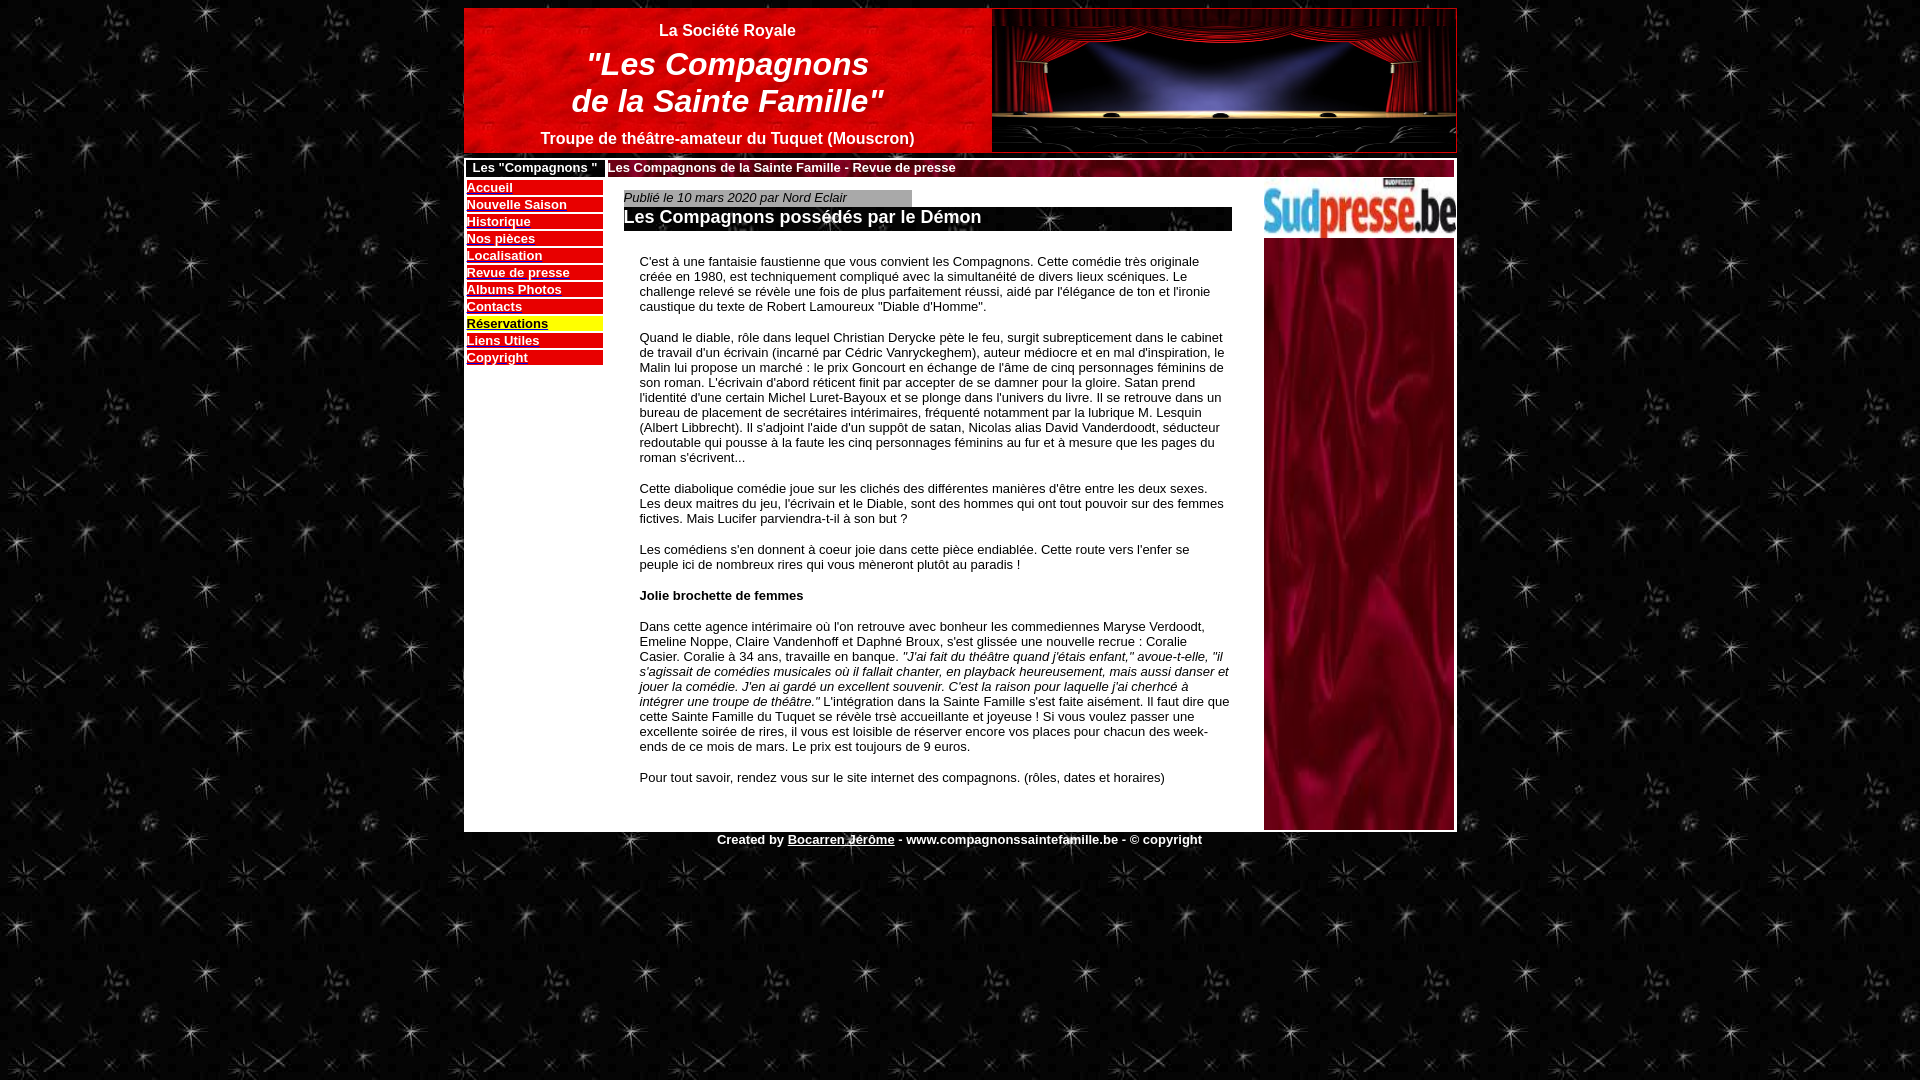 This screenshot has height=1080, width=1920. What do you see at coordinates (496, 355) in the screenshot?
I see `'Copyright'` at bounding box center [496, 355].